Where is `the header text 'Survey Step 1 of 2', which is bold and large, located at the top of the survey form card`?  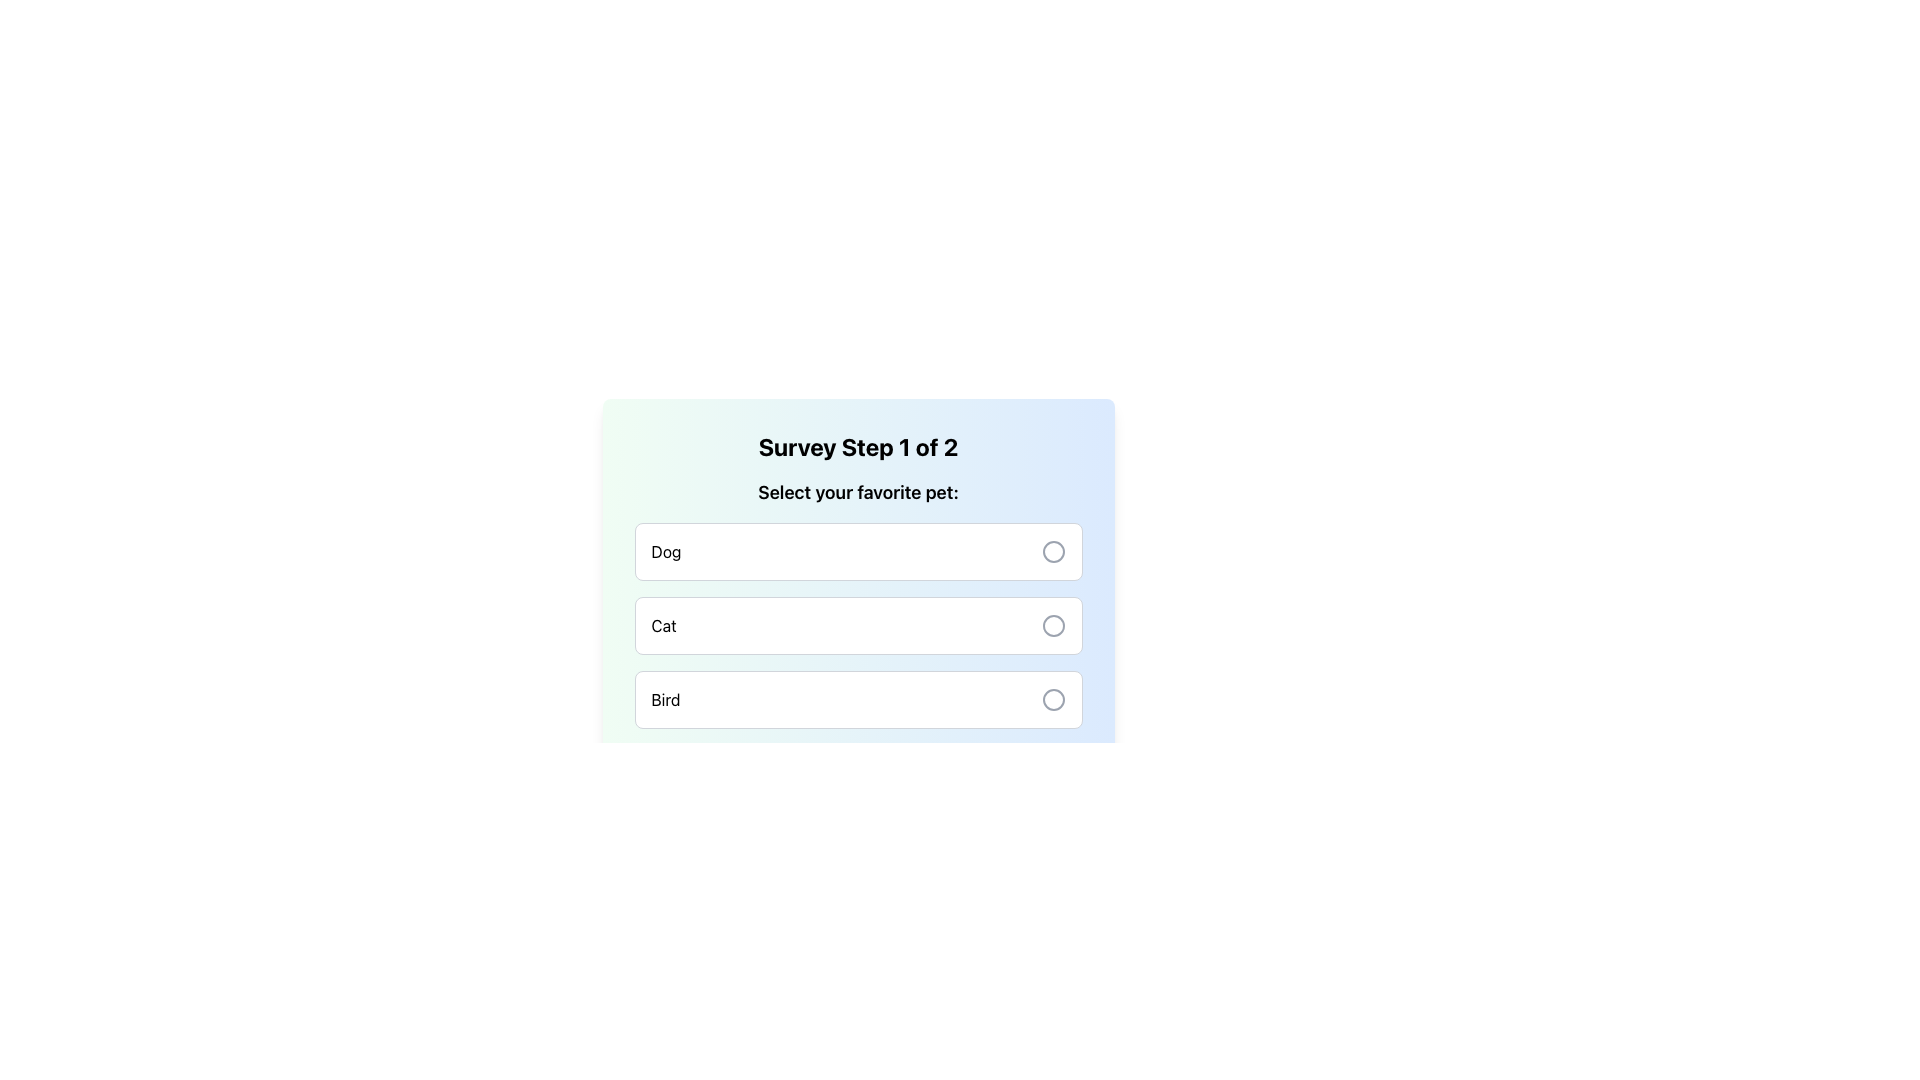 the header text 'Survey Step 1 of 2', which is bold and large, located at the top of the survey form card is located at coordinates (858, 446).